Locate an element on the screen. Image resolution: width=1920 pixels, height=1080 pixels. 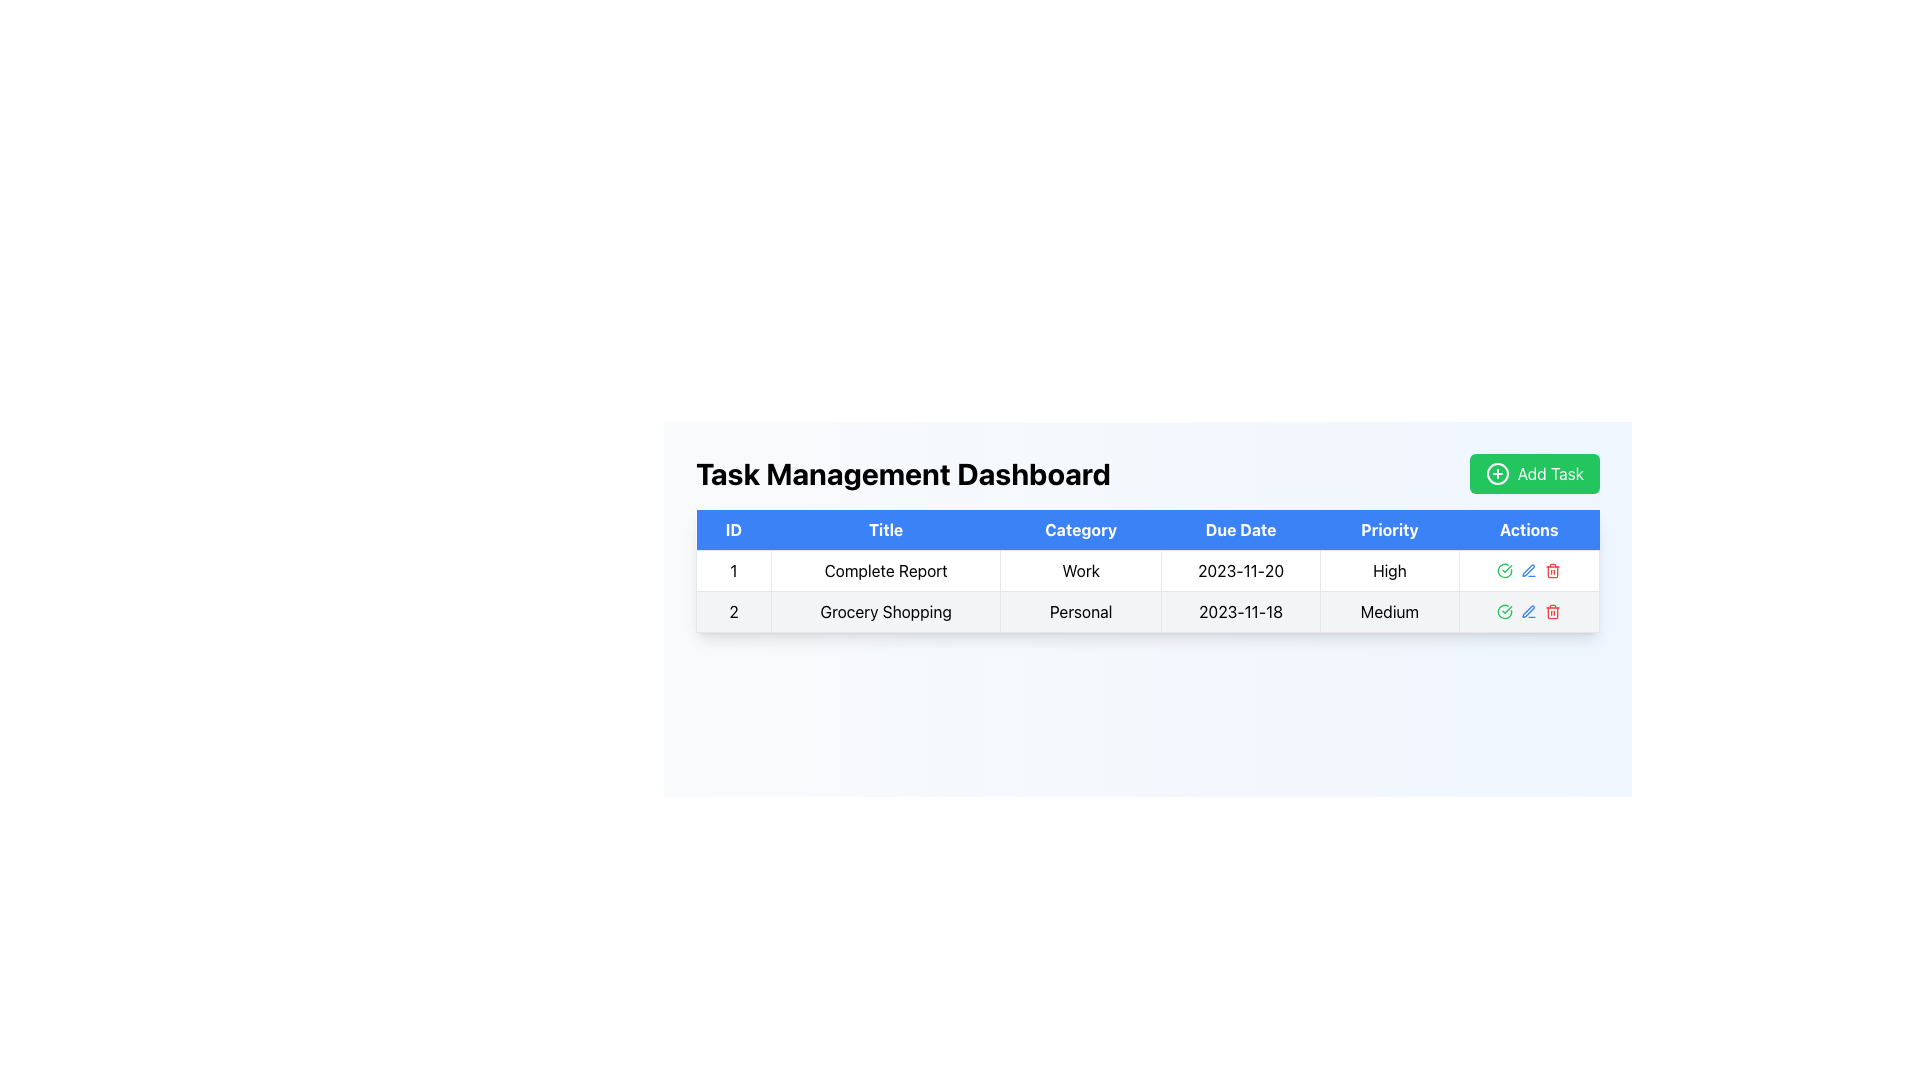
the circular SVG element located at the center of the 'Add Task' button in the top-right corner of the task management dashboard is located at coordinates (1497, 474).